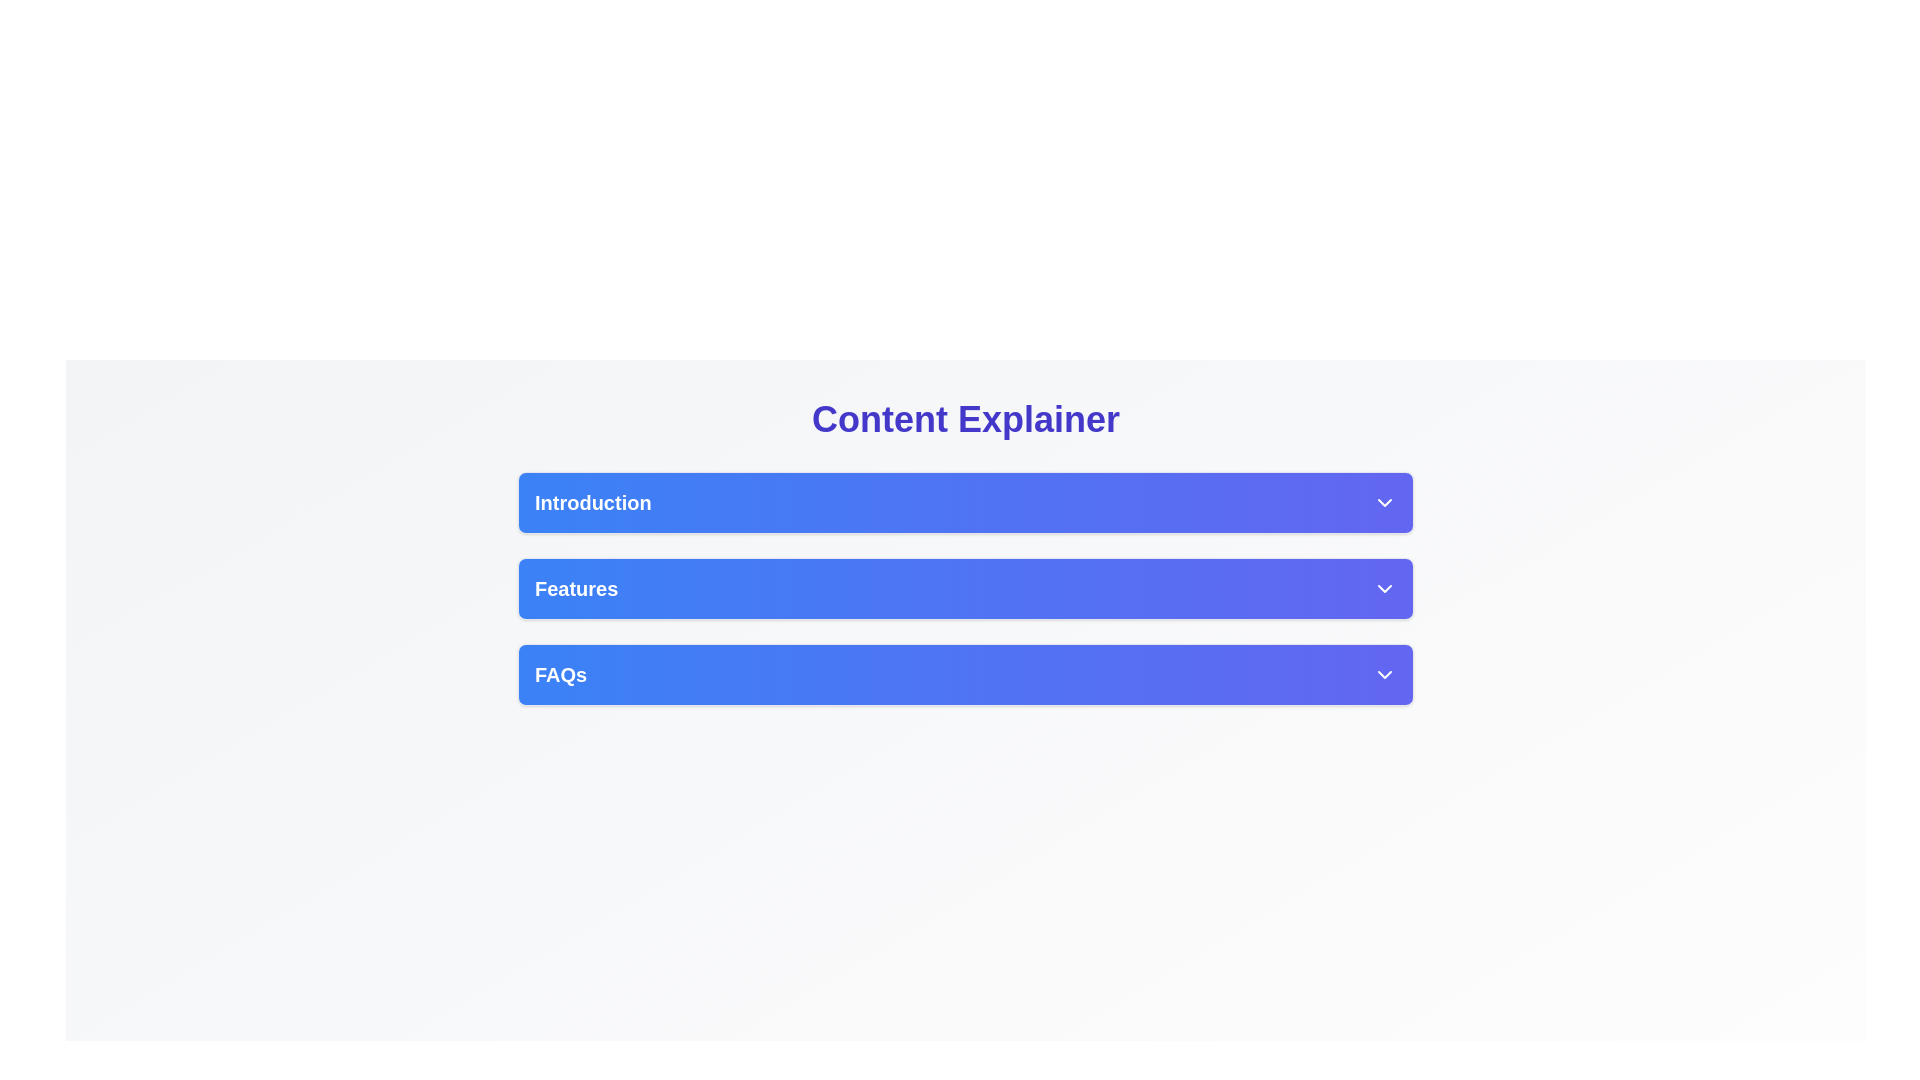 The width and height of the screenshot is (1920, 1080). Describe the element at coordinates (560, 675) in the screenshot. I see `the Text Label element displaying 'FAQs', which is styled with a blue gradient background and located at the bottom of a list of items` at that location.